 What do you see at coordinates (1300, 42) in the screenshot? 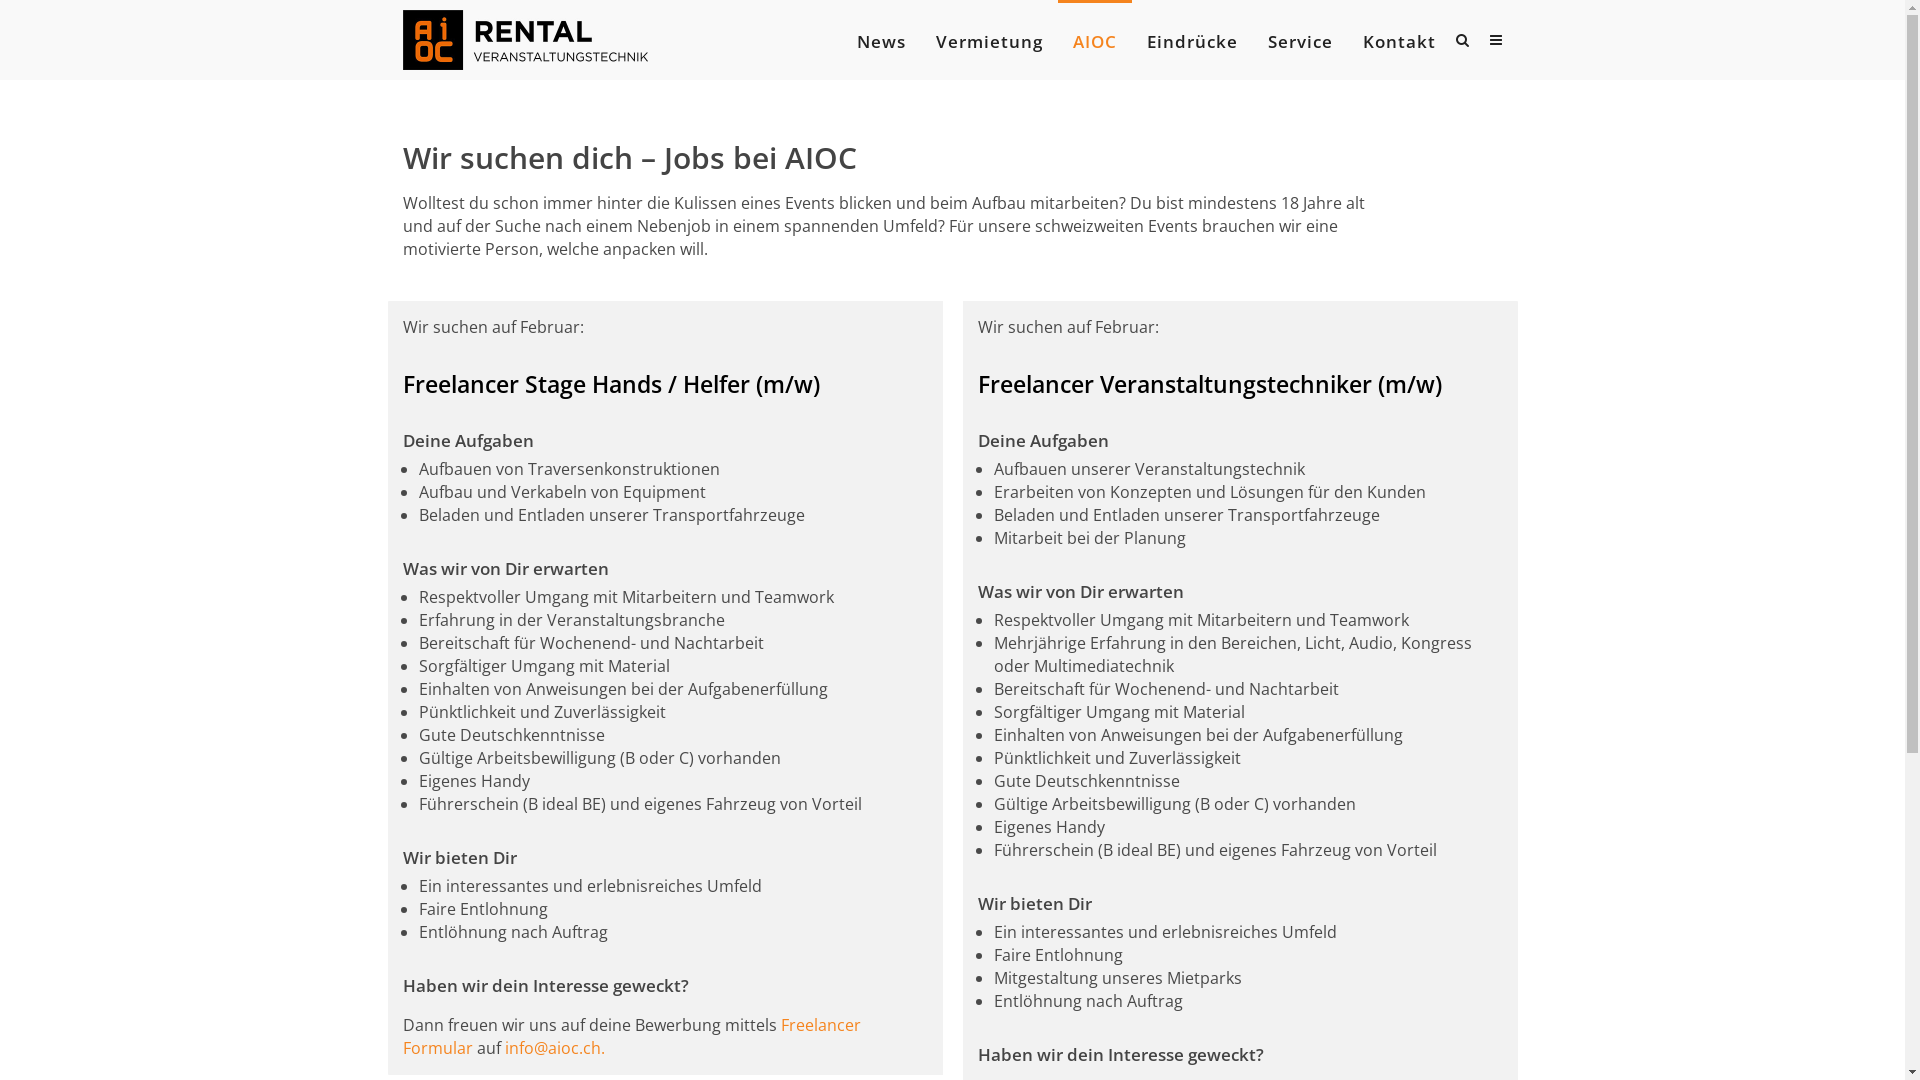
I see `'Service'` at bounding box center [1300, 42].